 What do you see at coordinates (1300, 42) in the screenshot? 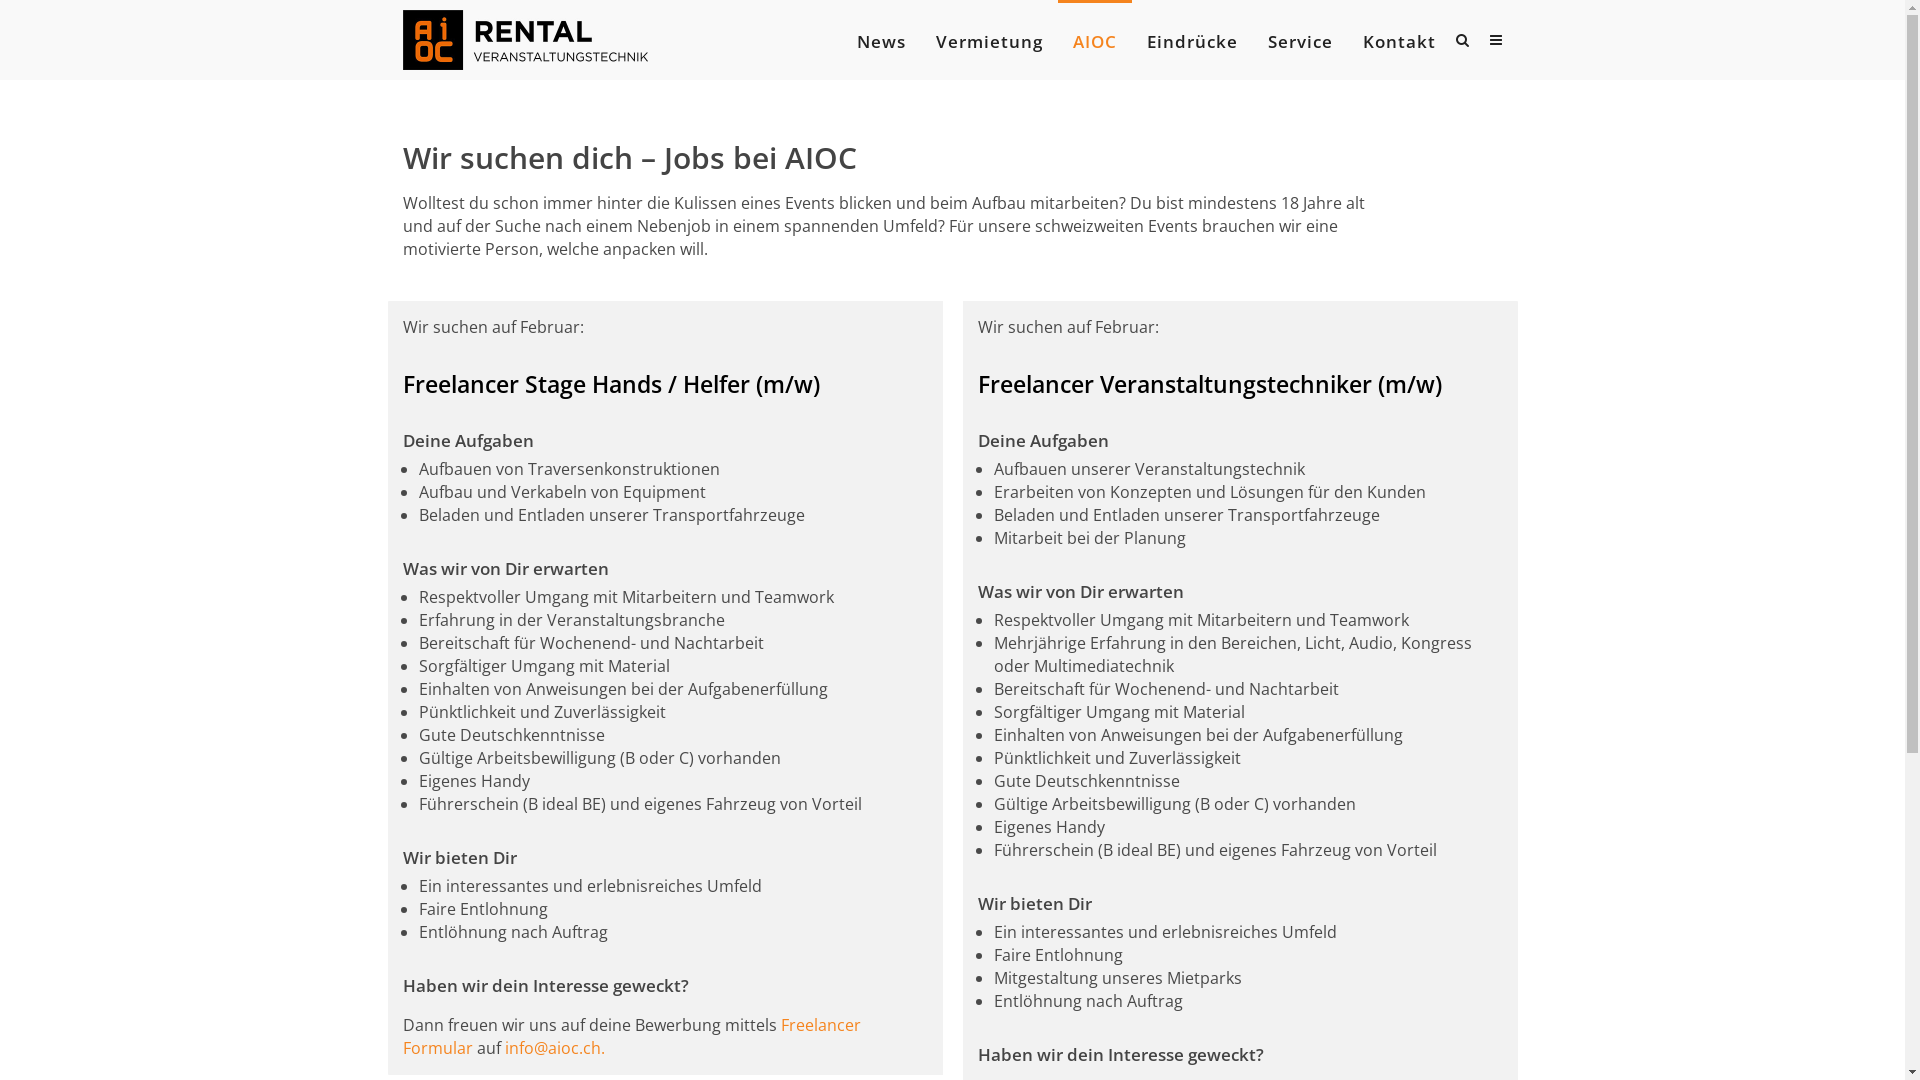
I see `'Service'` at bounding box center [1300, 42].